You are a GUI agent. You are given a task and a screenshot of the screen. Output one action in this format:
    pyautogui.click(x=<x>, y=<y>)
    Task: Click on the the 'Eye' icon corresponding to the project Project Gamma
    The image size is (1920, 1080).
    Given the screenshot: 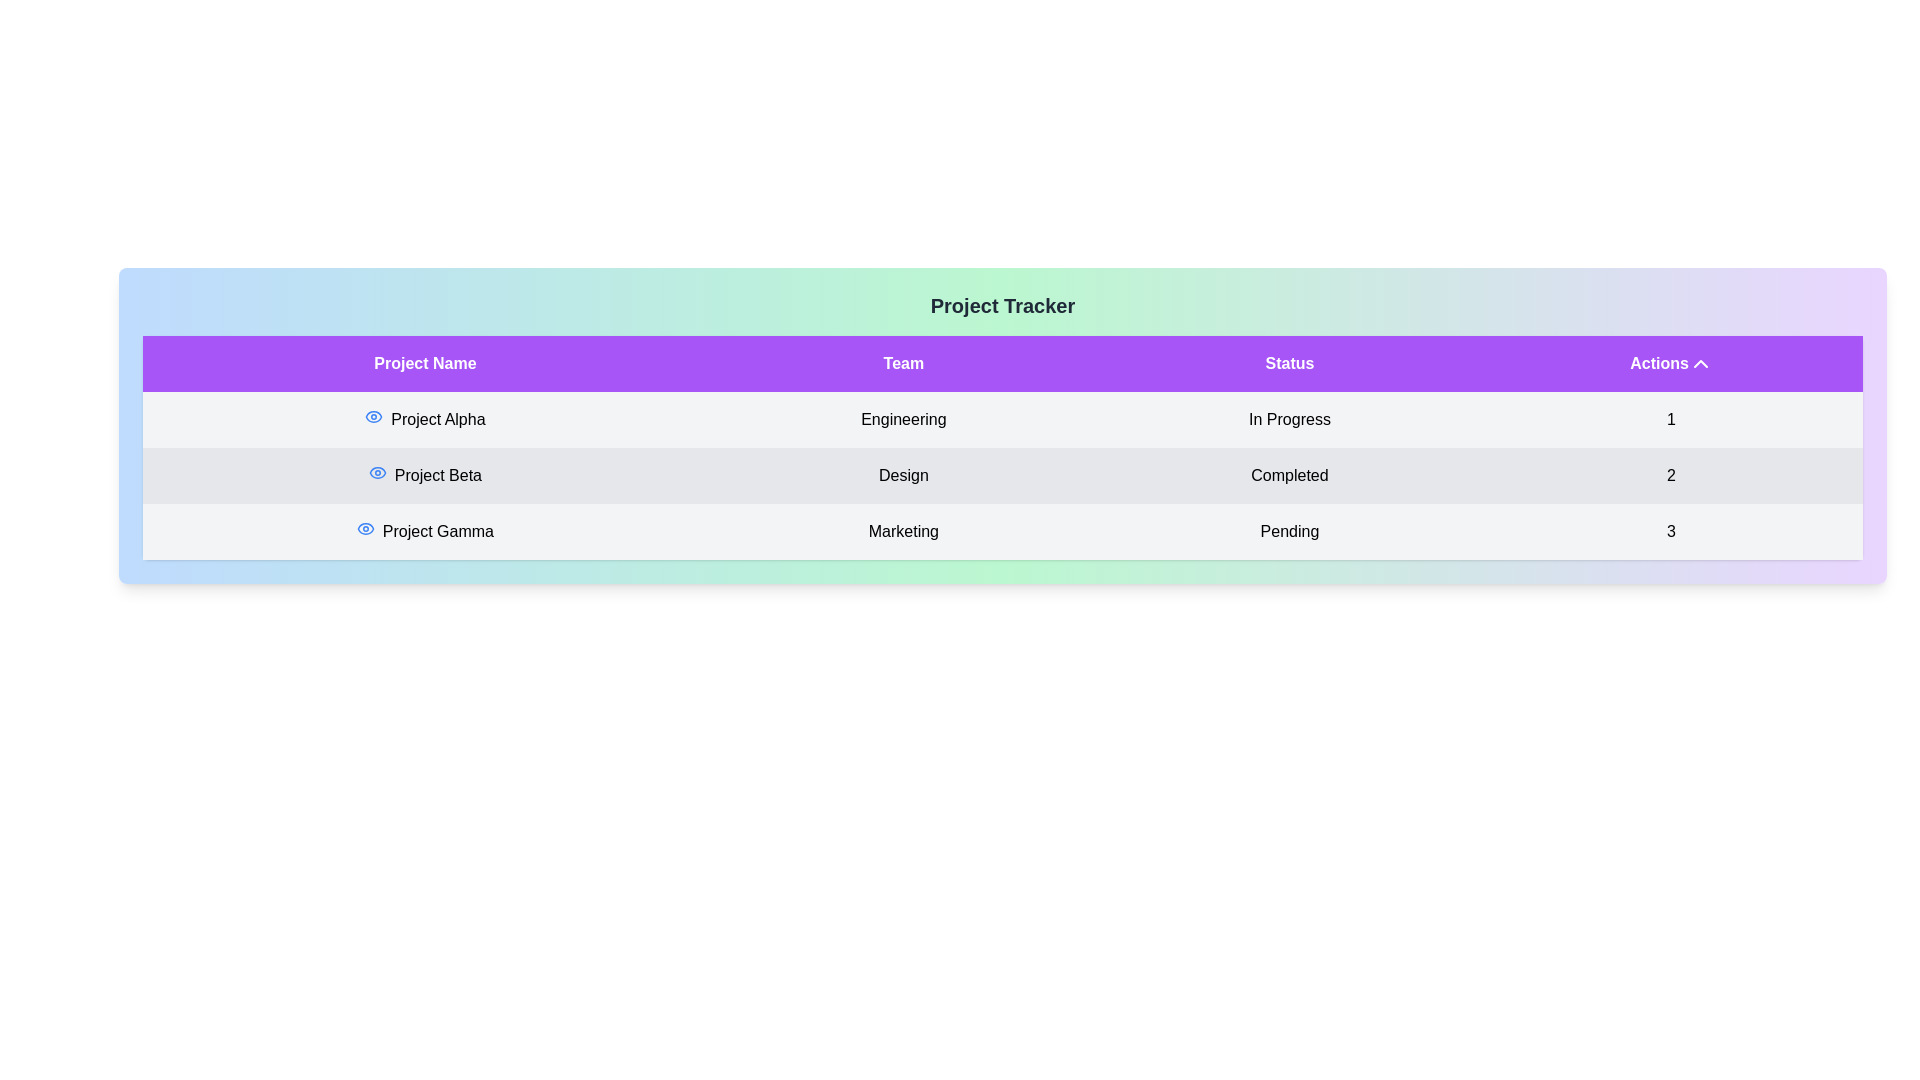 What is the action you would take?
    pyautogui.click(x=364, y=527)
    